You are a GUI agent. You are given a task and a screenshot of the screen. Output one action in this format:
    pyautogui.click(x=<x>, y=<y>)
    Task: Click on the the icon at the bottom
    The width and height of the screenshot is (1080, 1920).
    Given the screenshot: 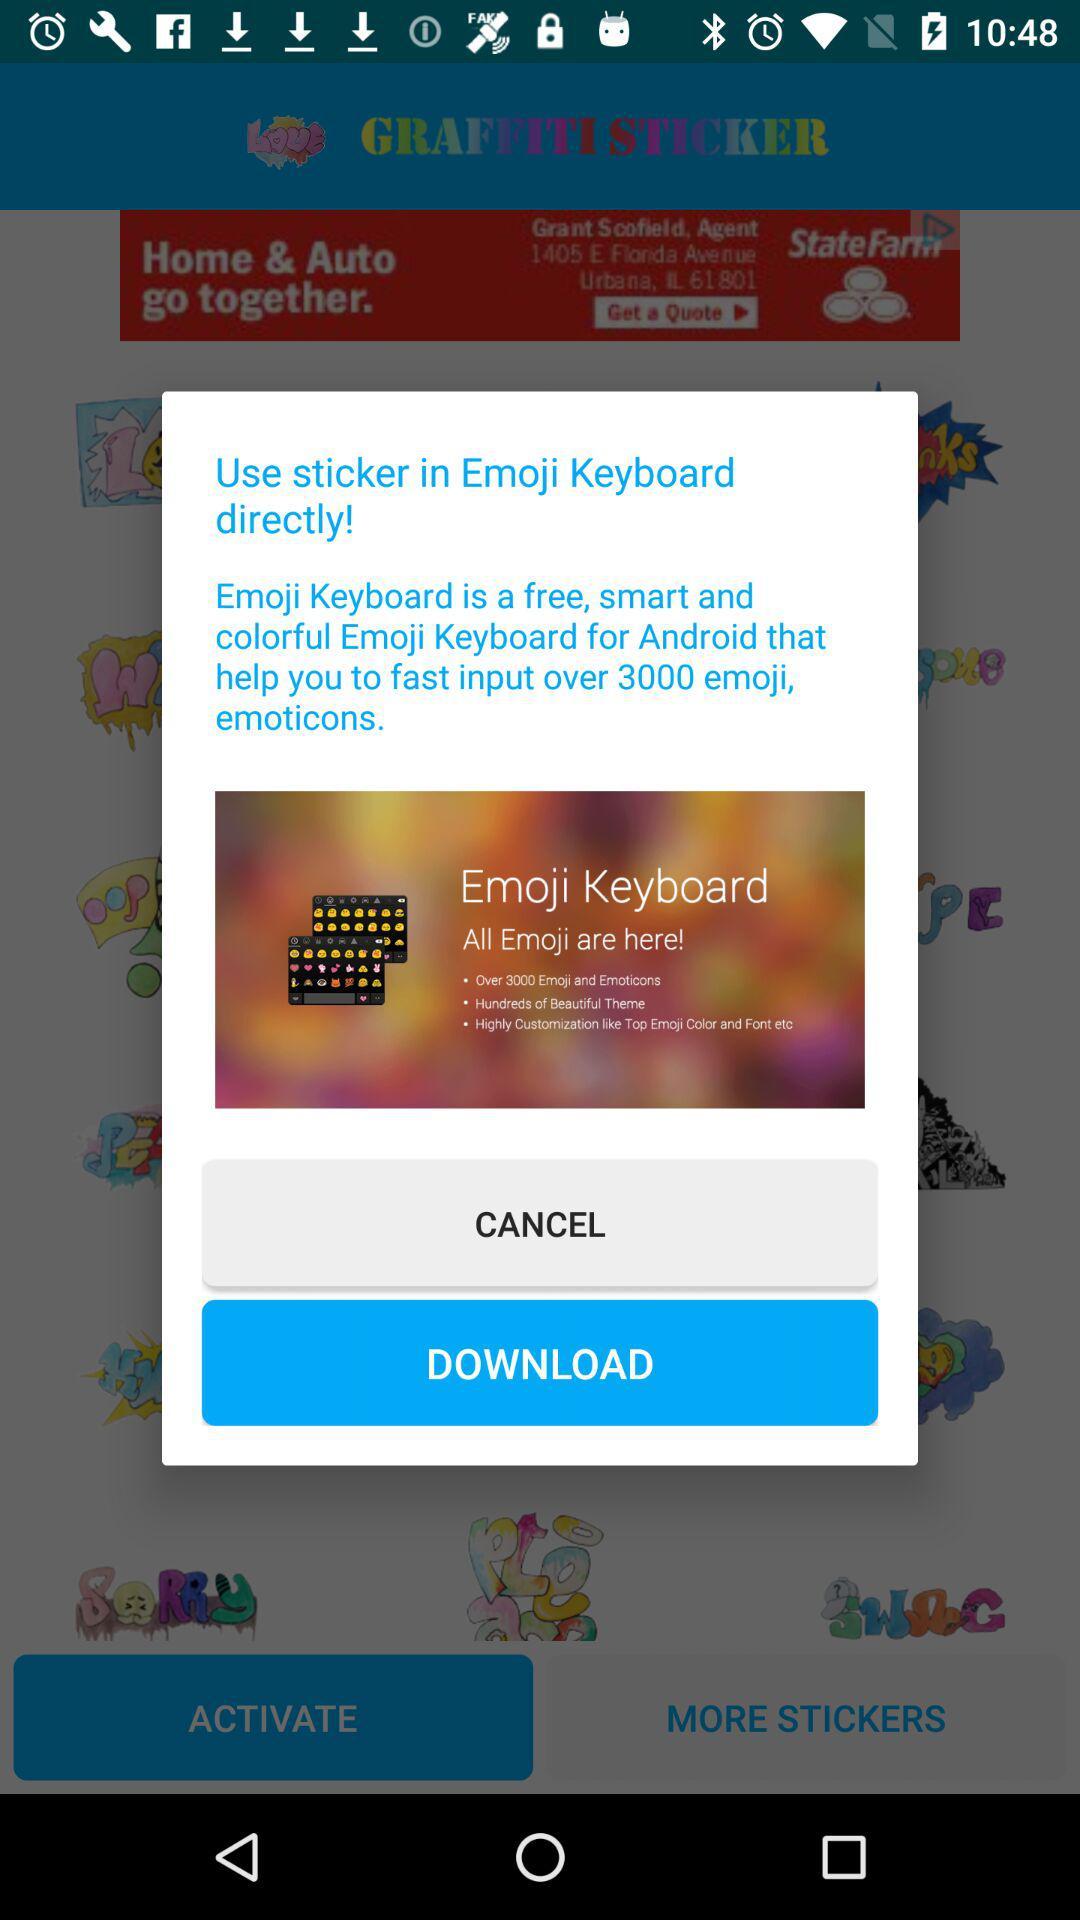 What is the action you would take?
    pyautogui.click(x=540, y=1361)
    